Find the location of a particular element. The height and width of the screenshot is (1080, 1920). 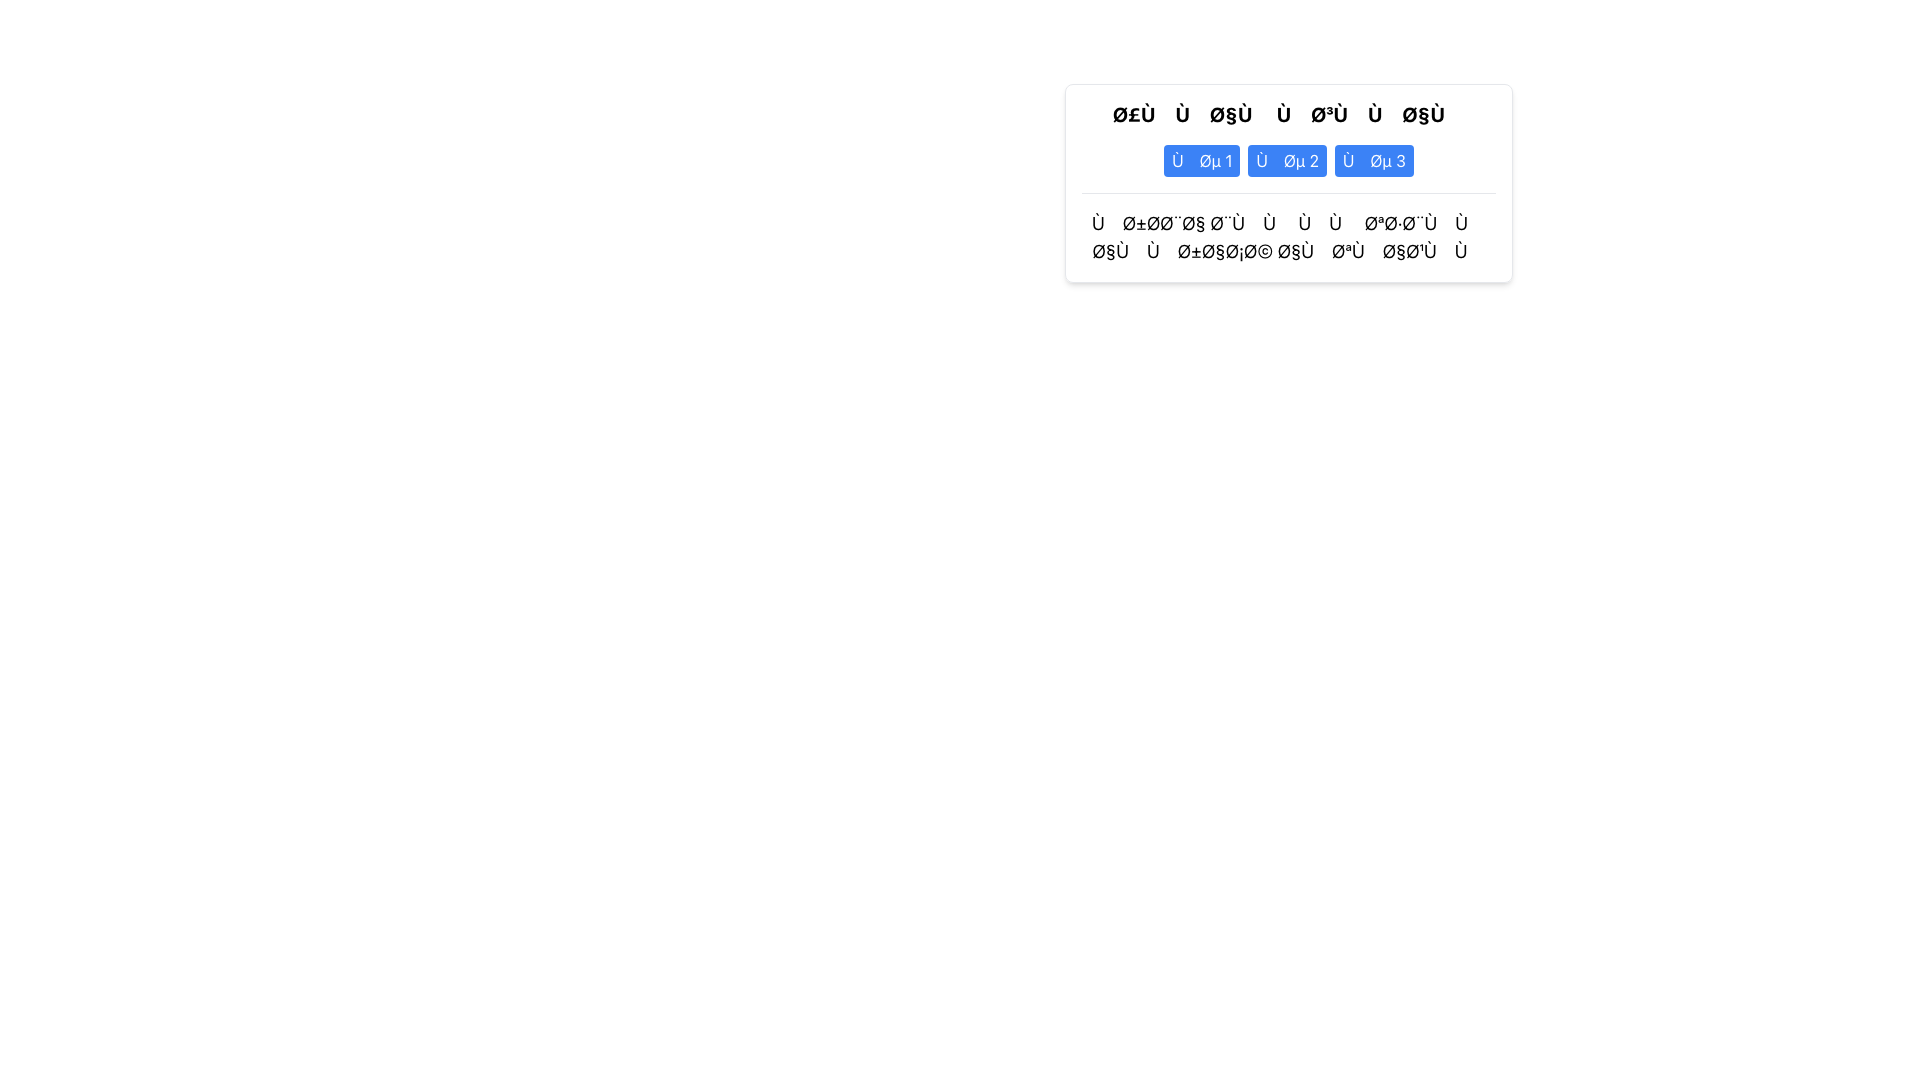

the middle button located between the buttons labeled 'Ùµ 1' and 'Ùµ 3' is located at coordinates (1287, 160).